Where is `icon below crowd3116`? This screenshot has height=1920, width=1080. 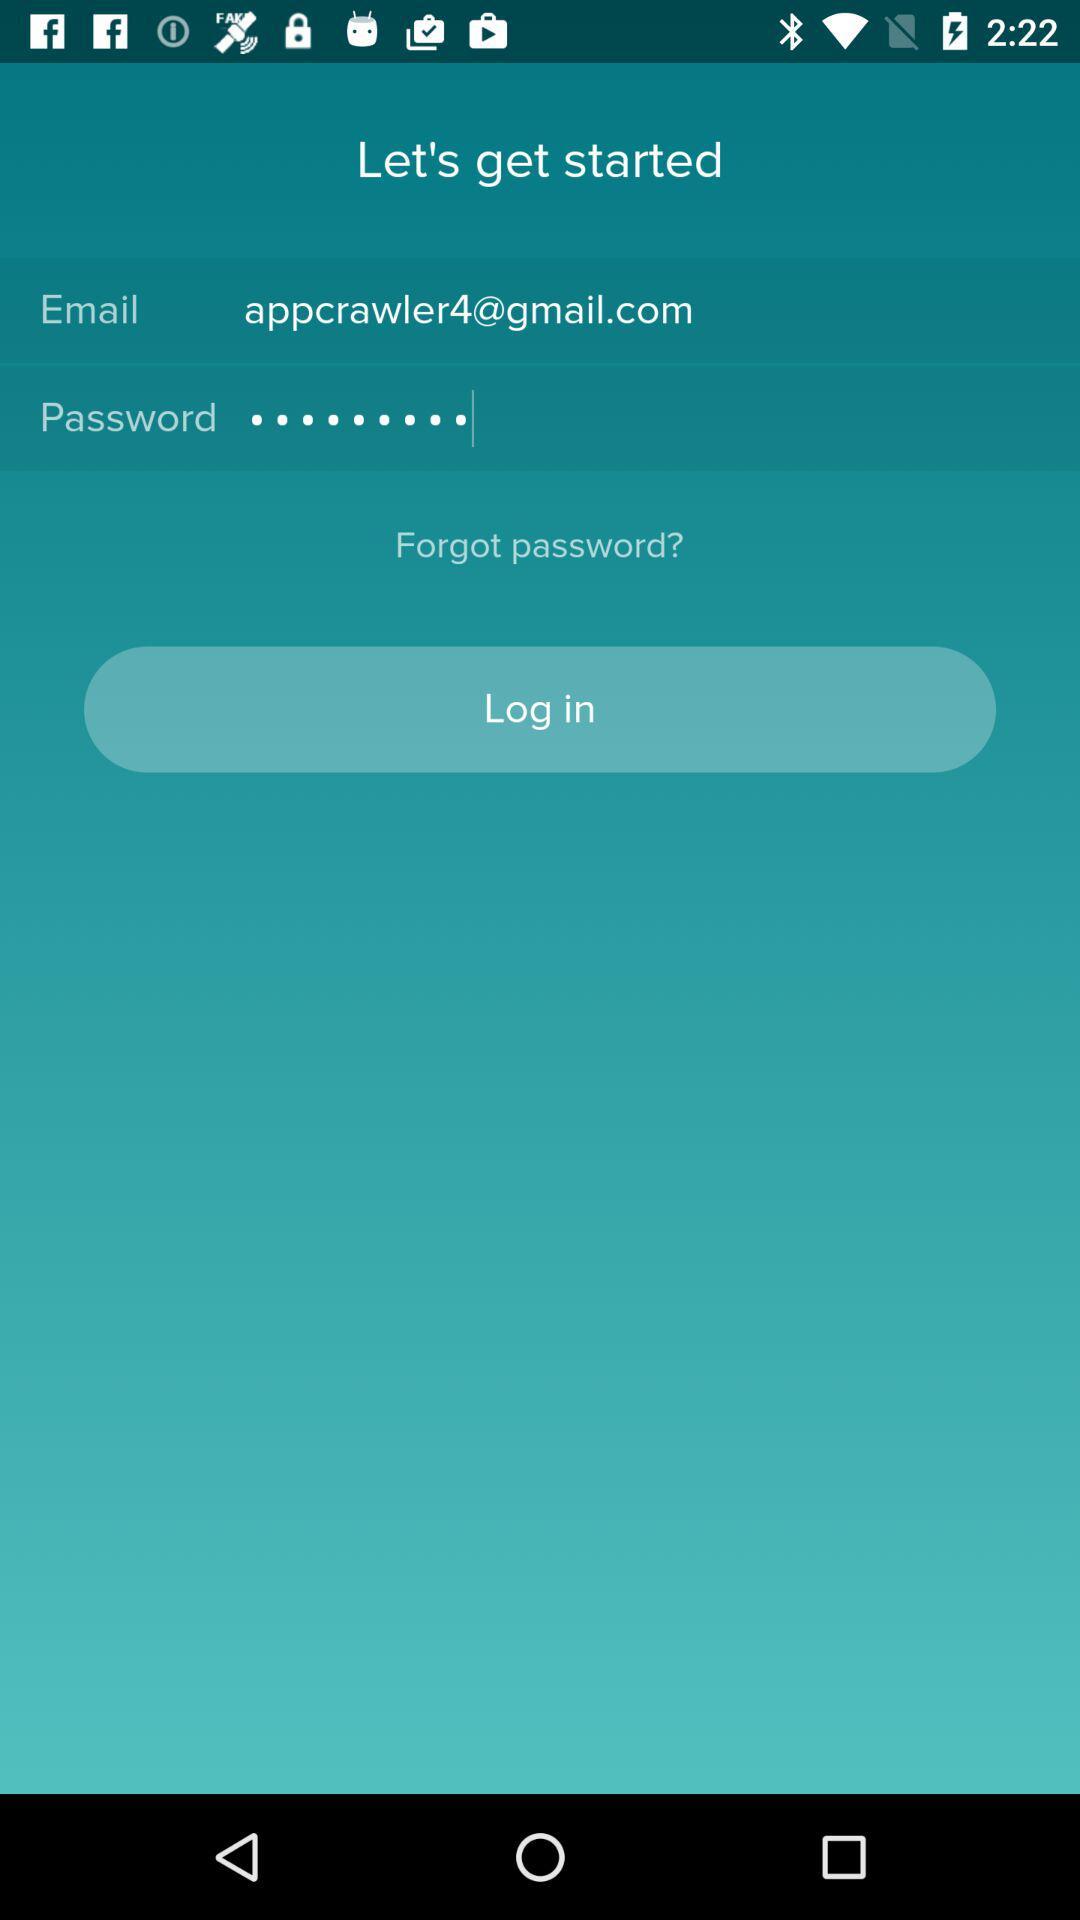
icon below crowd3116 is located at coordinates (538, 558).